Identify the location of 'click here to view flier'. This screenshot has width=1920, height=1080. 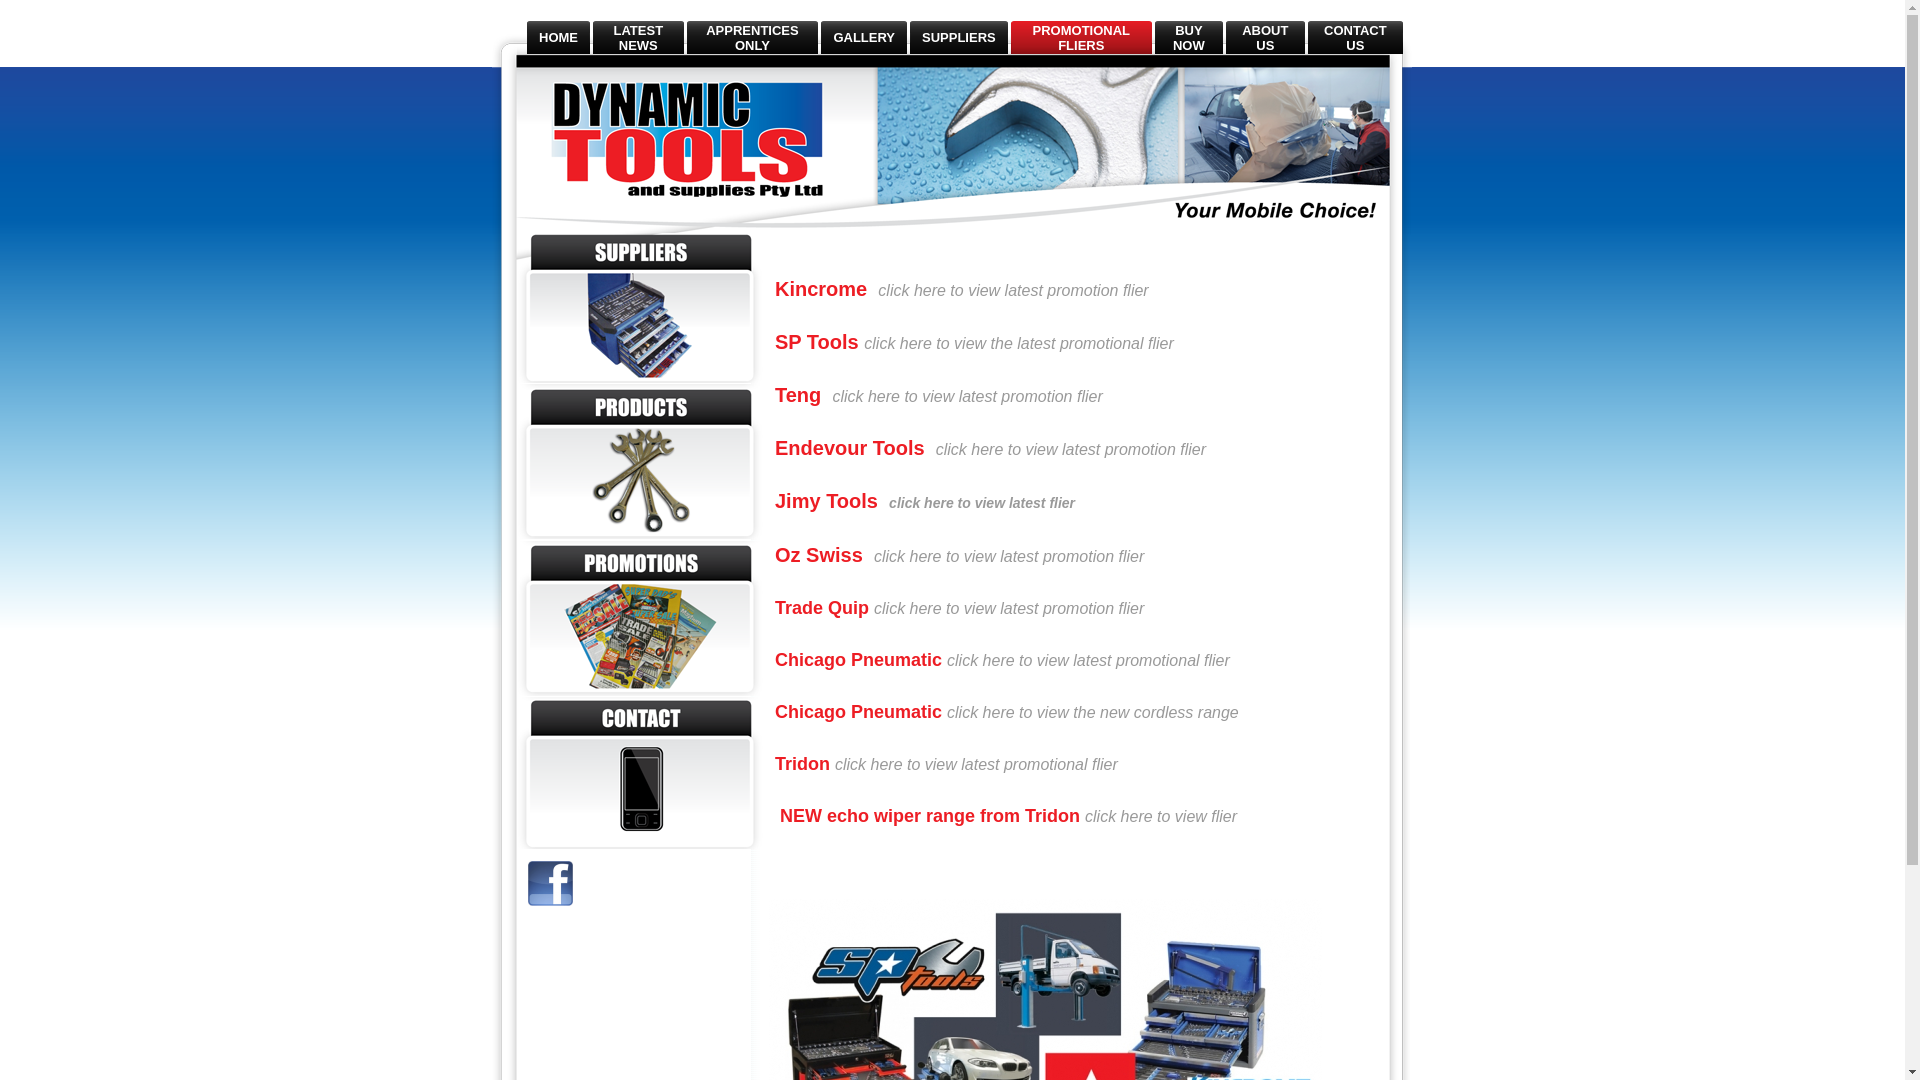
(1161, 817).